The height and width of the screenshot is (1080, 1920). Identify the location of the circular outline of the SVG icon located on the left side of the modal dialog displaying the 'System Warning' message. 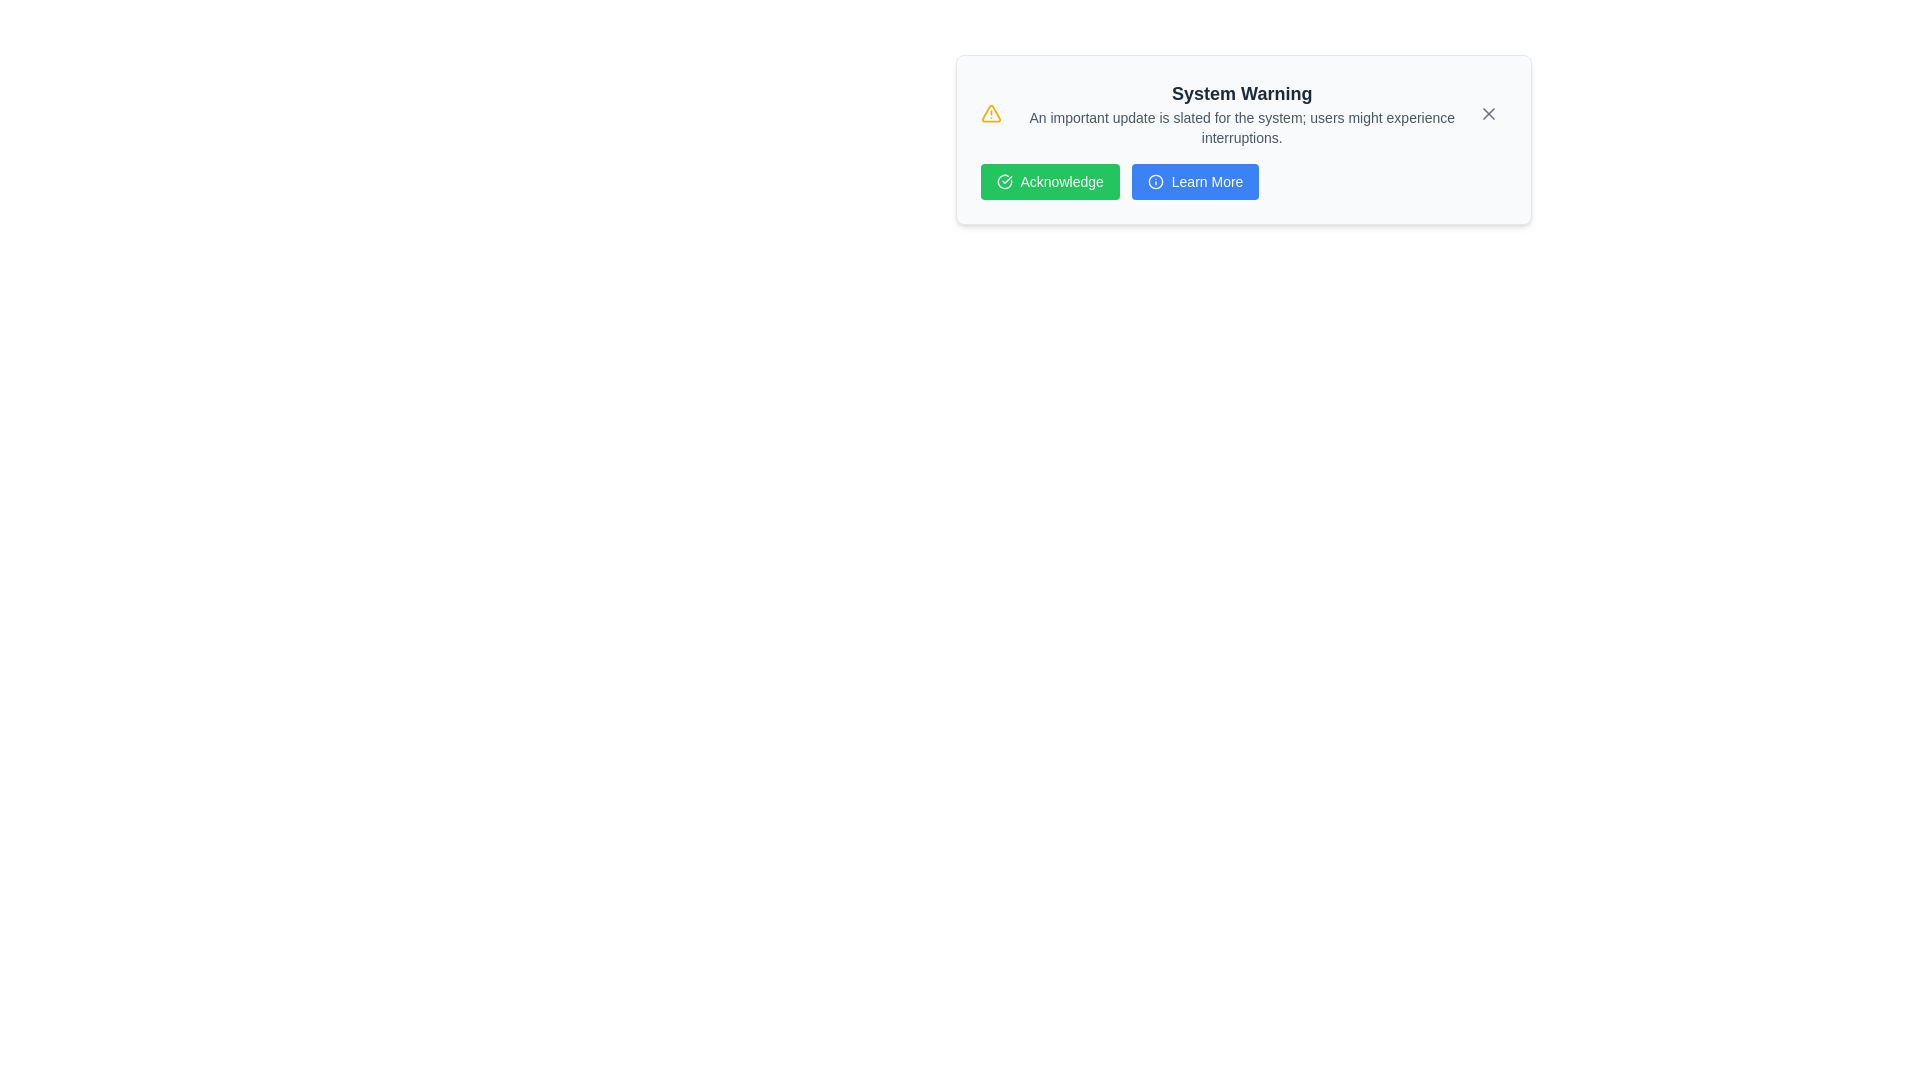
(1155, 181).